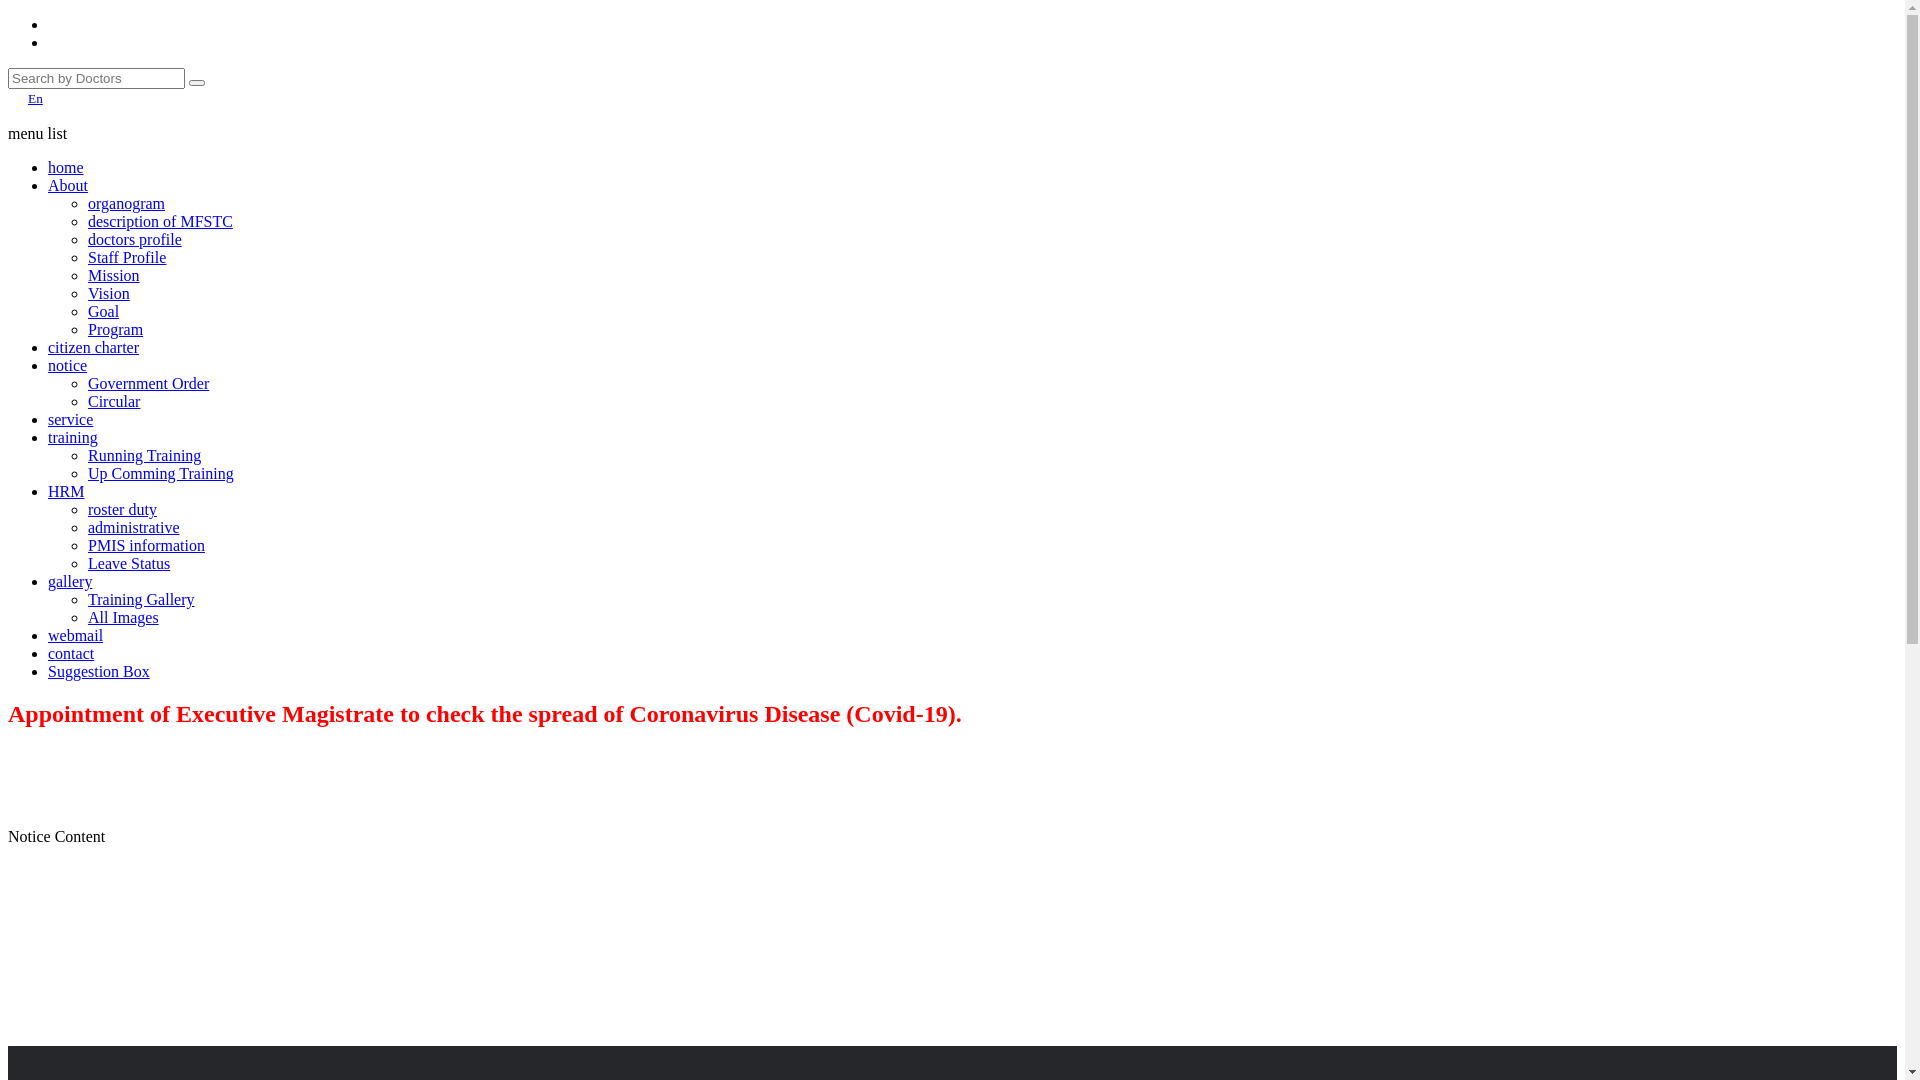 The width and height of the screenshot is (1920, 1080). Describe the element at coordinates (86, 293) in the screenshot. I see `'Vision'` at that location.